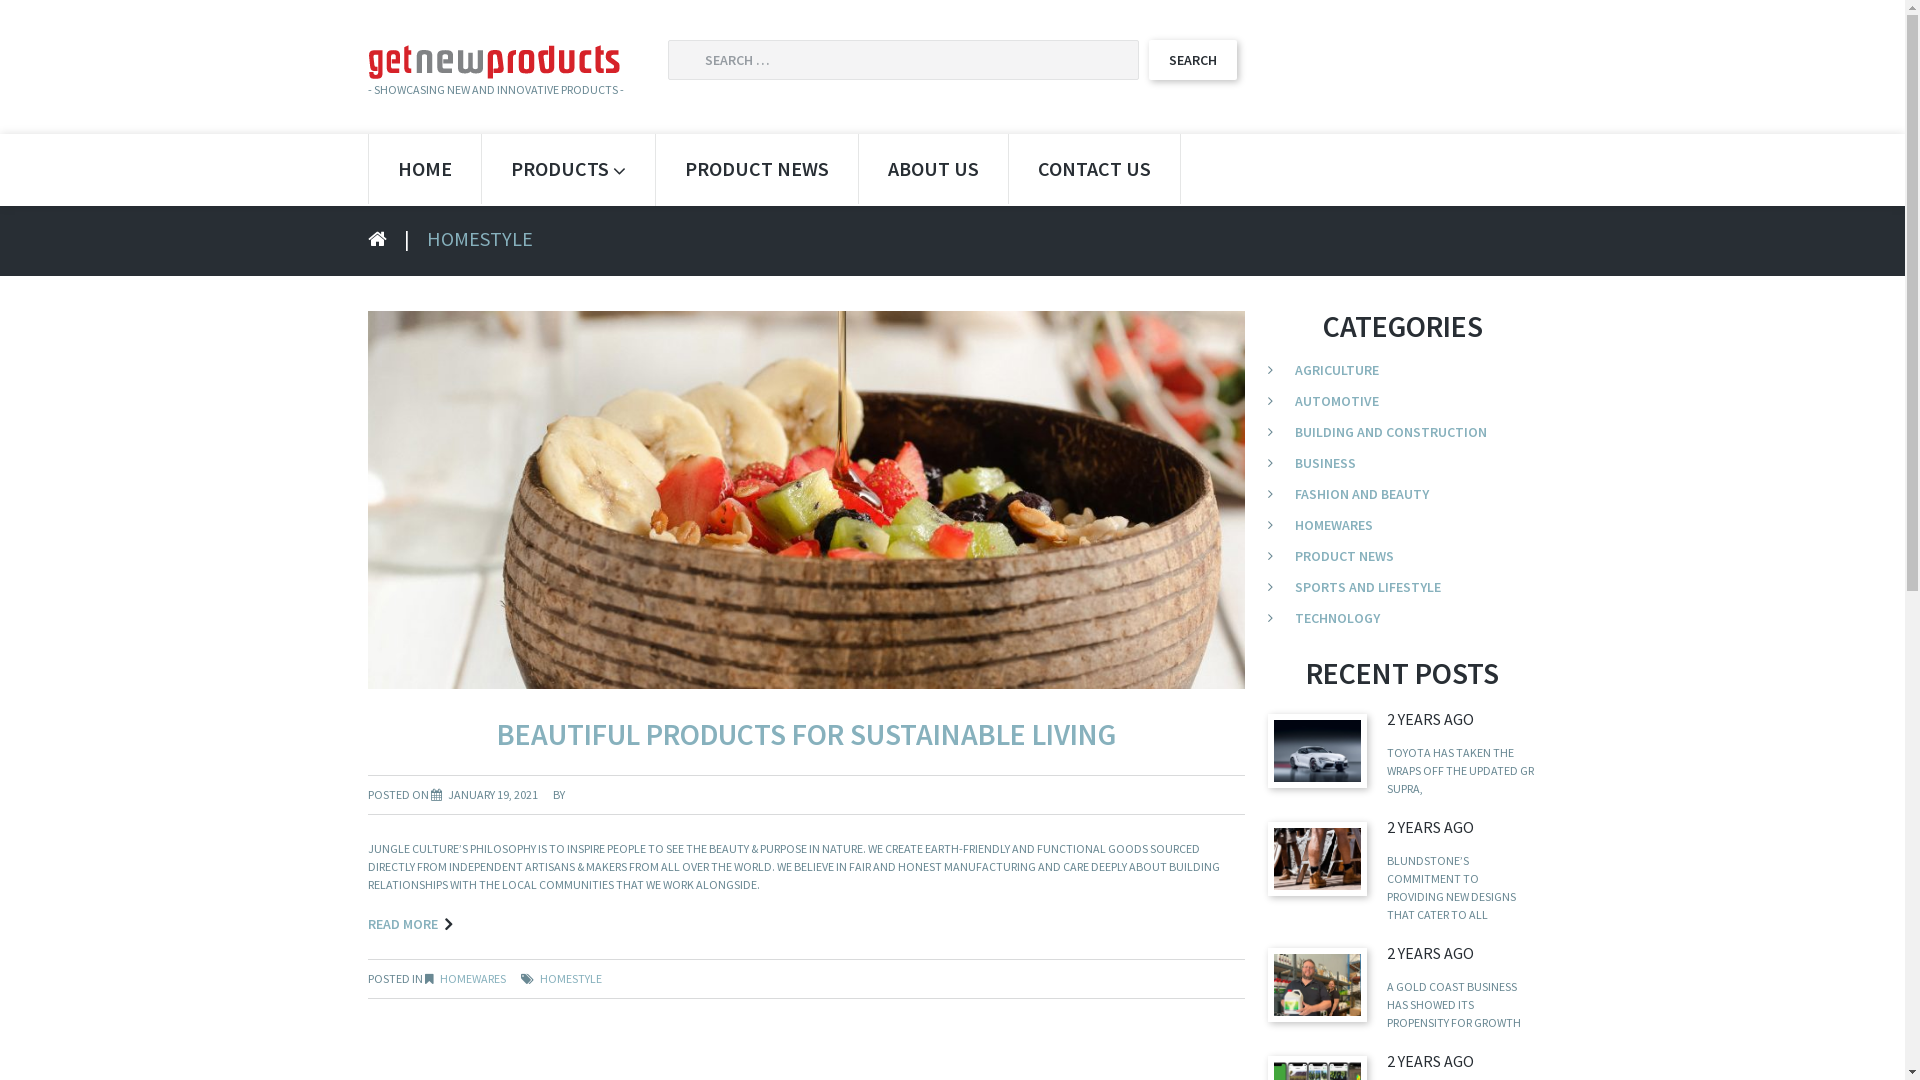 This screenshot has height=1080, width=1920. I want to click on 'HOMESTYLE', so click(570, 977).